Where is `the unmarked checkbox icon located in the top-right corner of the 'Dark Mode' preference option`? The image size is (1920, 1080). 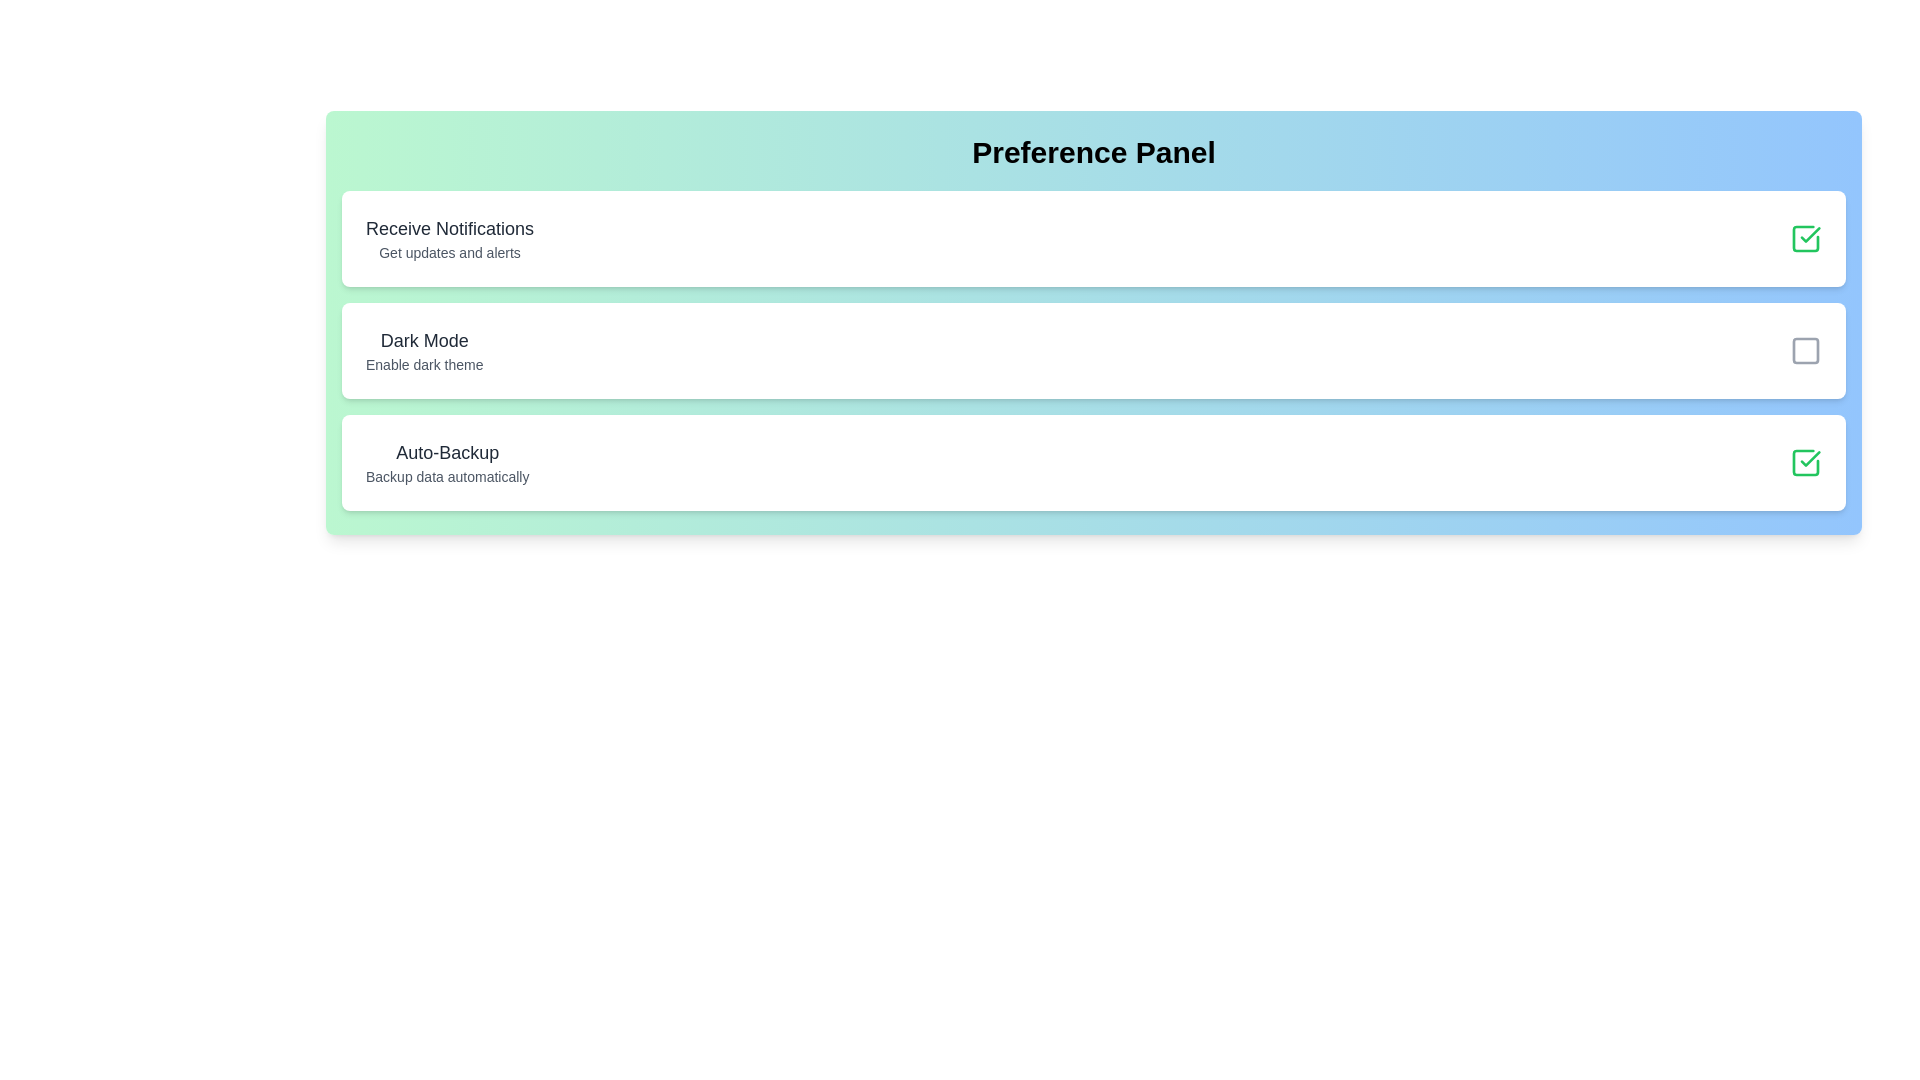
the unmarked checkbox icon located in the top-right corner of the 'Dark Mode' preference option is located at coordinates (1805, 350).